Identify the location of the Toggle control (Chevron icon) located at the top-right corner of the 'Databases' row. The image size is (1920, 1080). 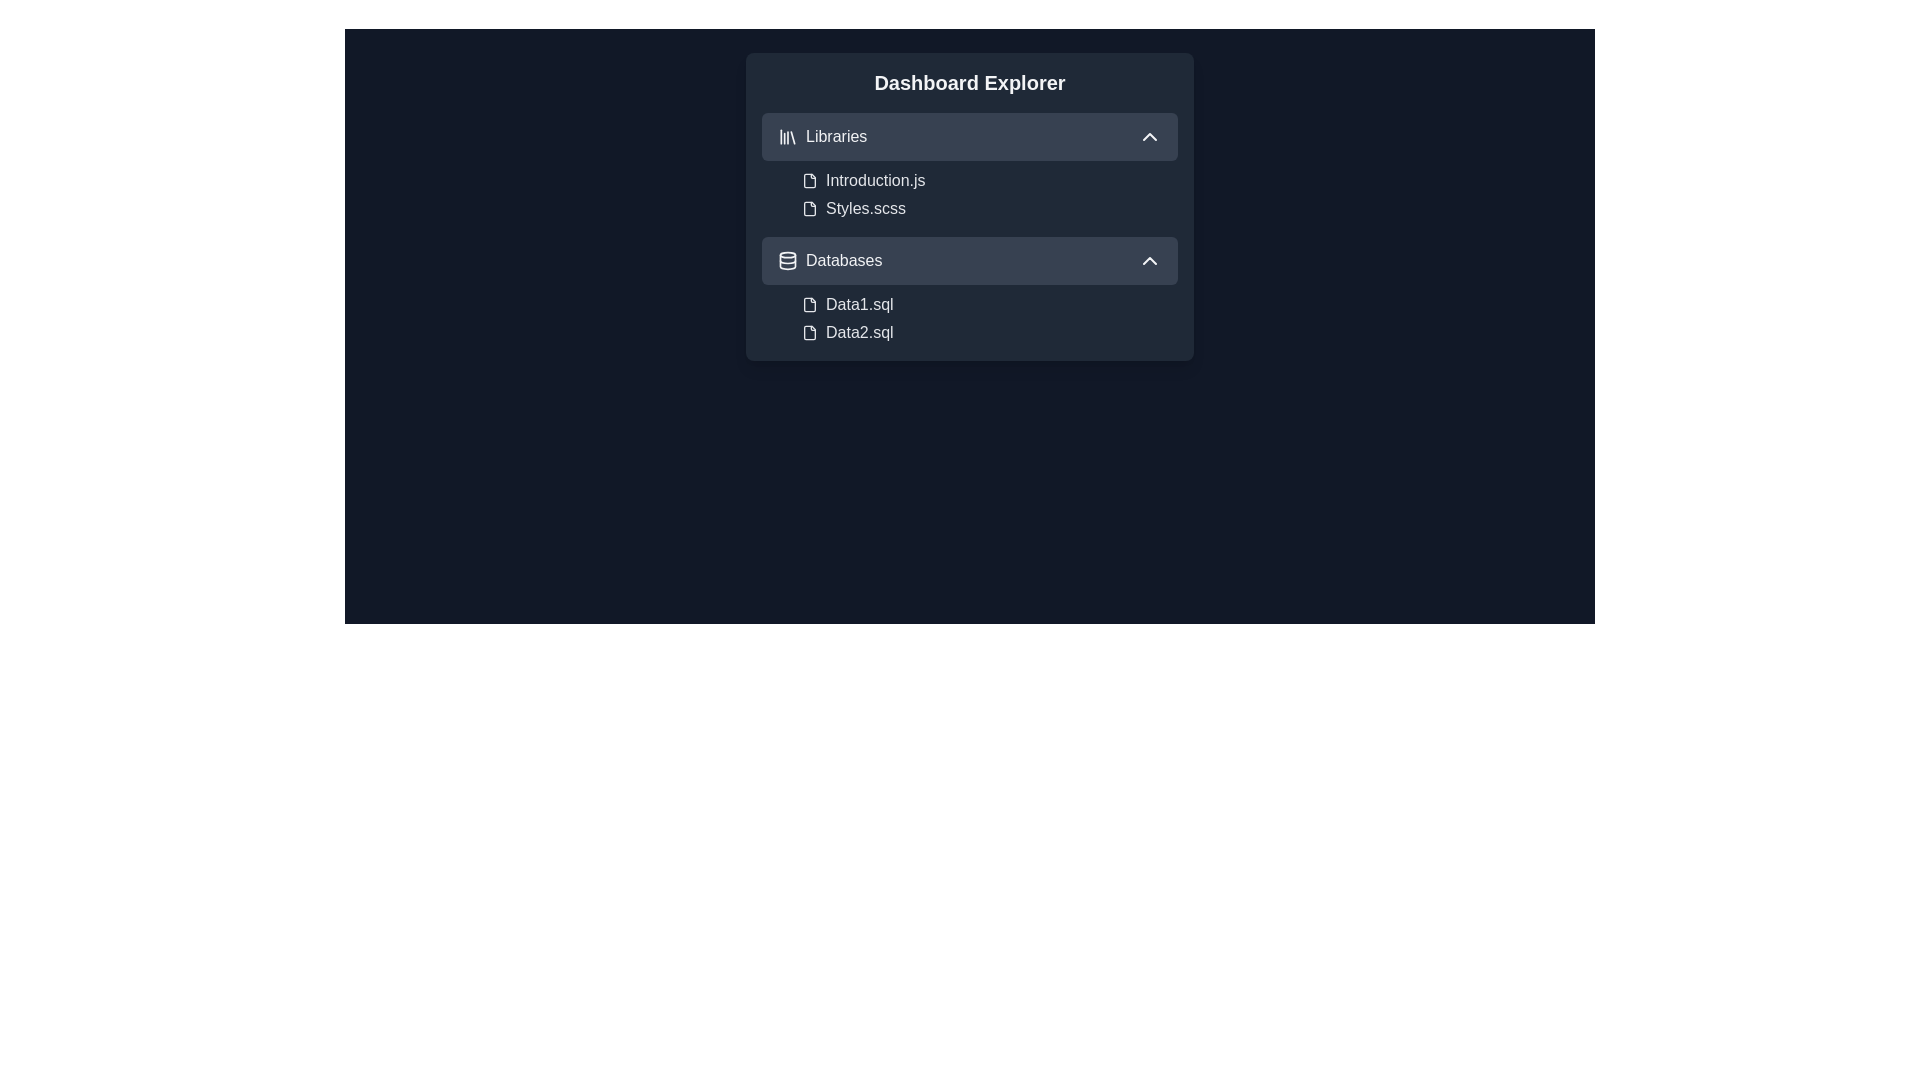
(1150, 260).